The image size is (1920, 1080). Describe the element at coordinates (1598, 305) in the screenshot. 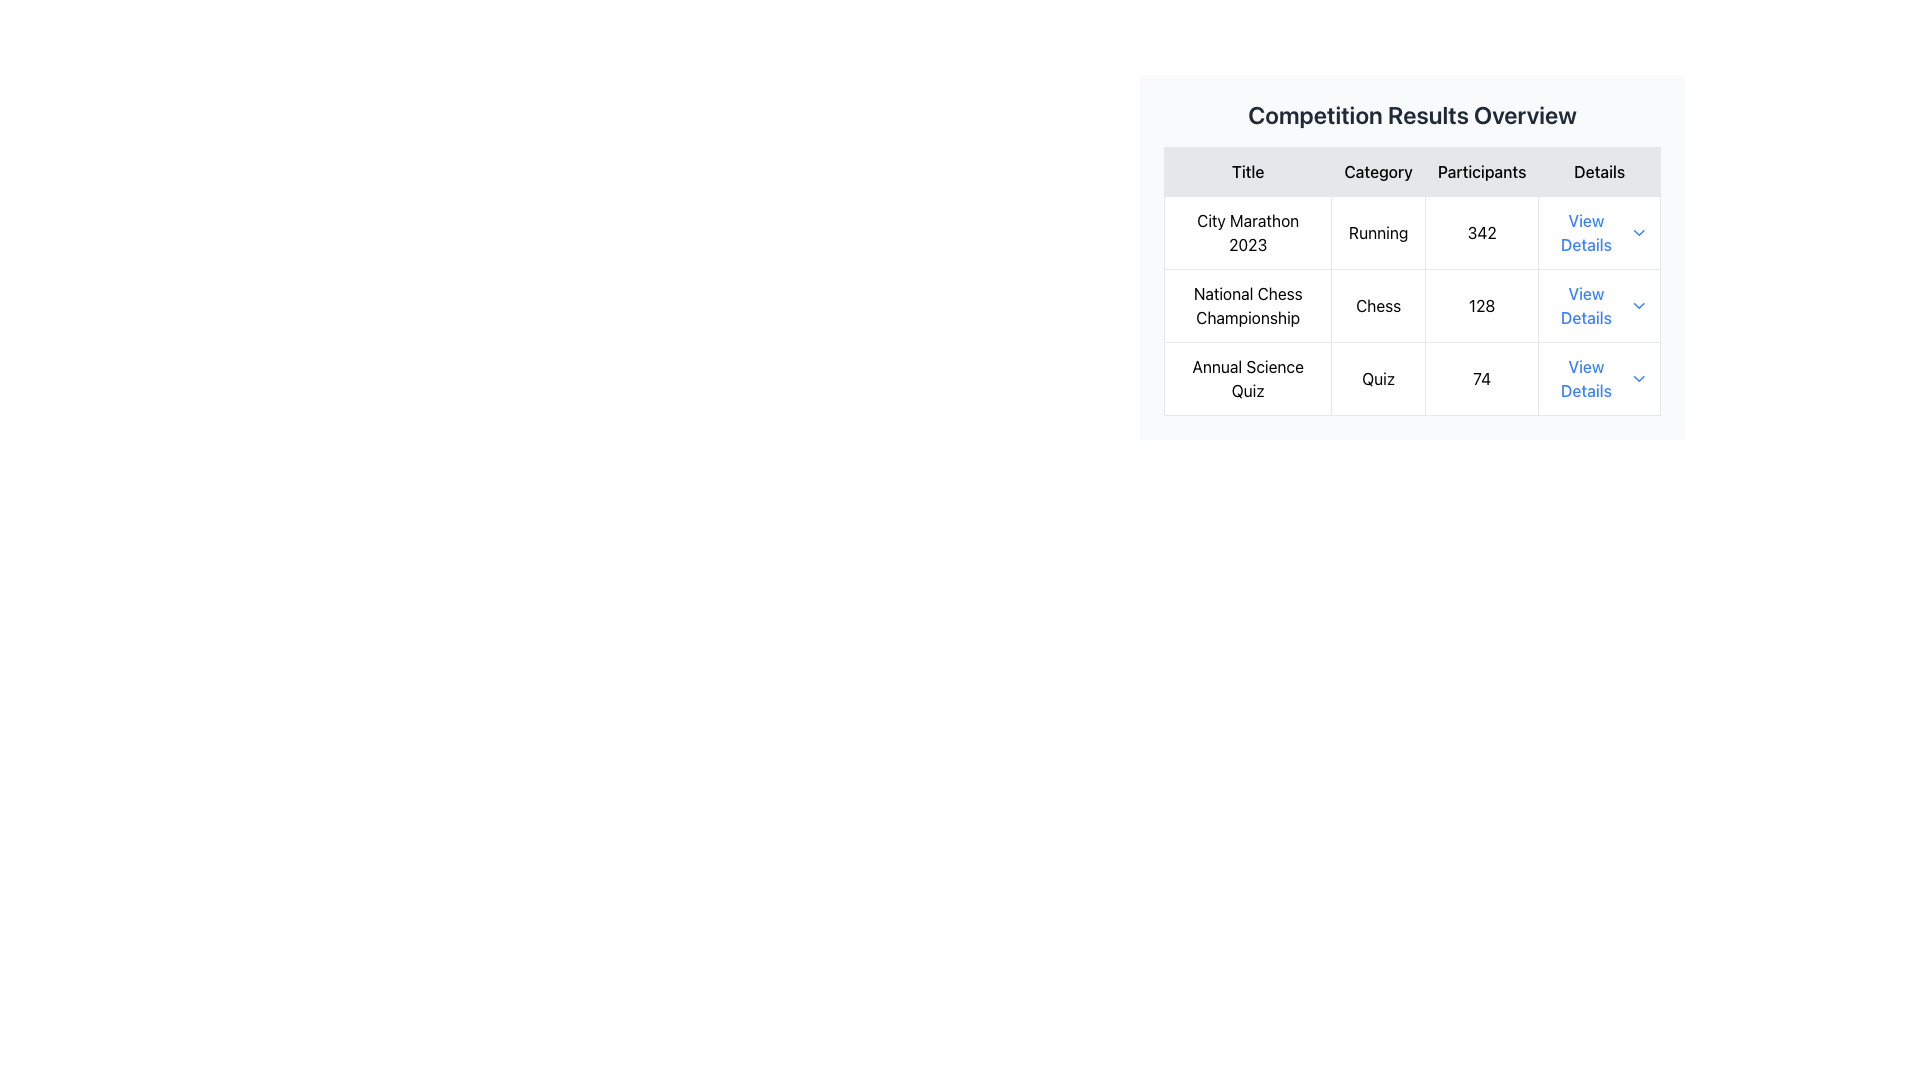

I see `the Interactive Link in the 'Details' column for the row titled 'National Chess Championship'` at that location.